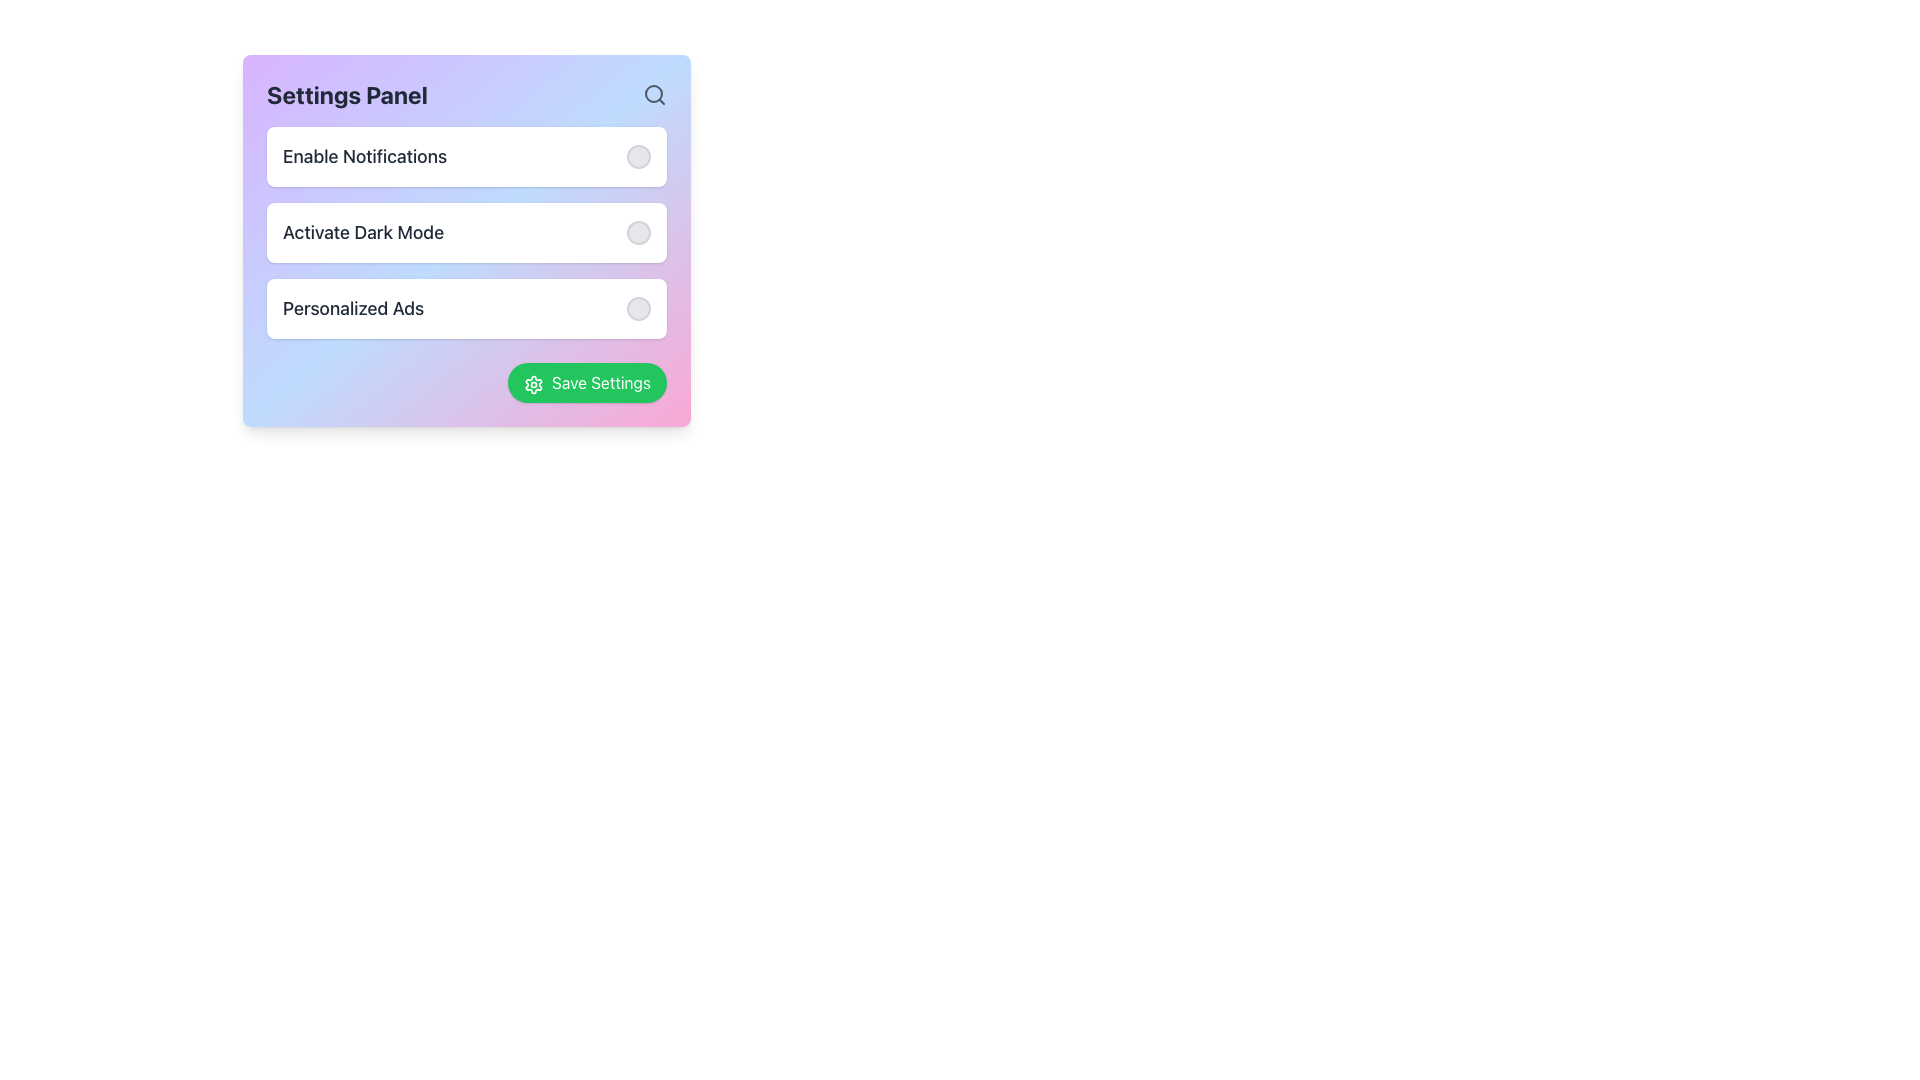 This screenshot has width=1920, height=1080. What do you see at coordinates (586, 382) in the screenshot?
I see `the 'Save Settings' button located at the bottom-right of the settings panel` at bounding box center [586, 382].